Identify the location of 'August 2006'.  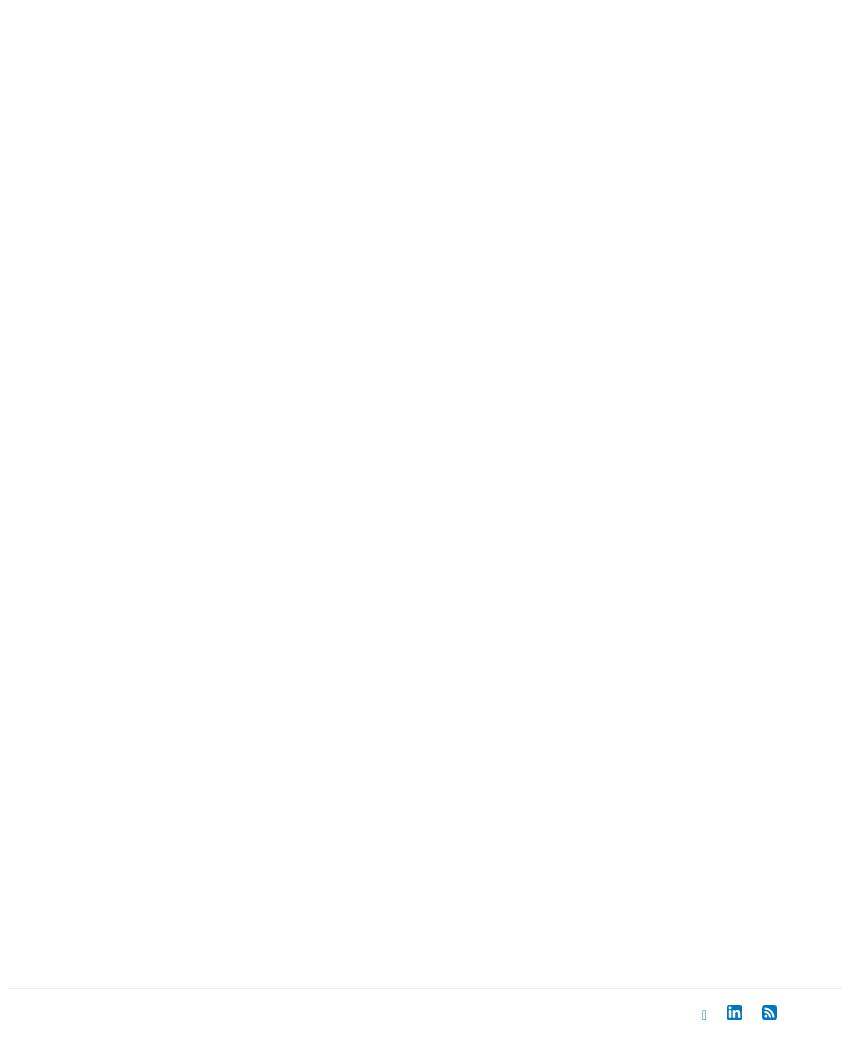
(133, 434).